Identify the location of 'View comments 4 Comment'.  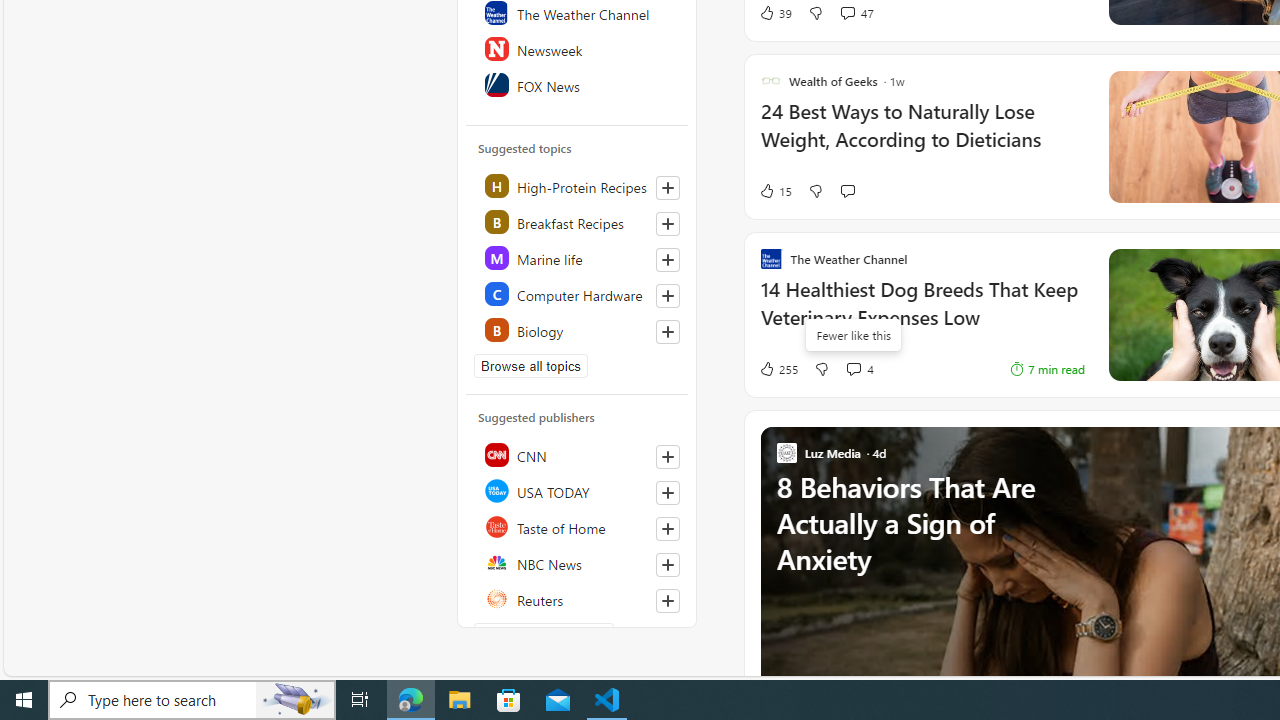
(859, 368).